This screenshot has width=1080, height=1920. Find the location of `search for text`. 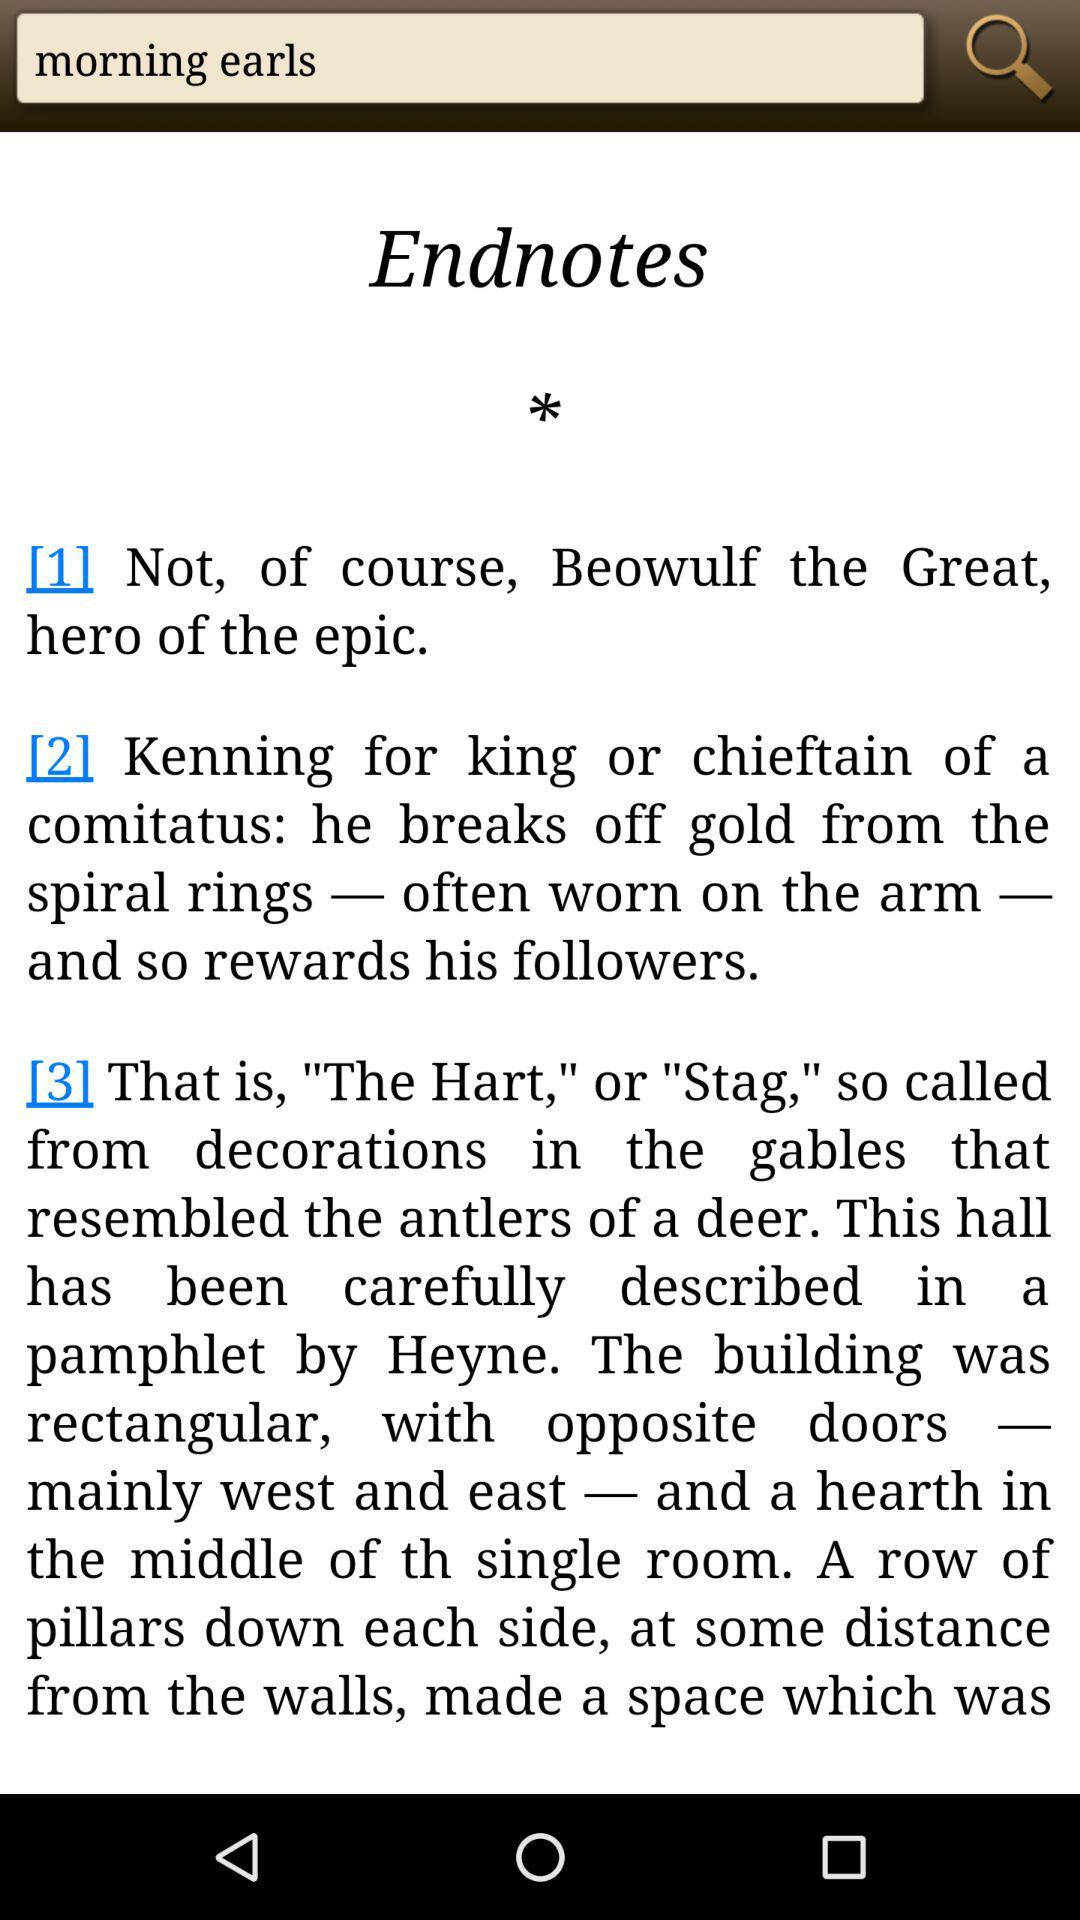

search for text is located at coordinates (1015, 57).